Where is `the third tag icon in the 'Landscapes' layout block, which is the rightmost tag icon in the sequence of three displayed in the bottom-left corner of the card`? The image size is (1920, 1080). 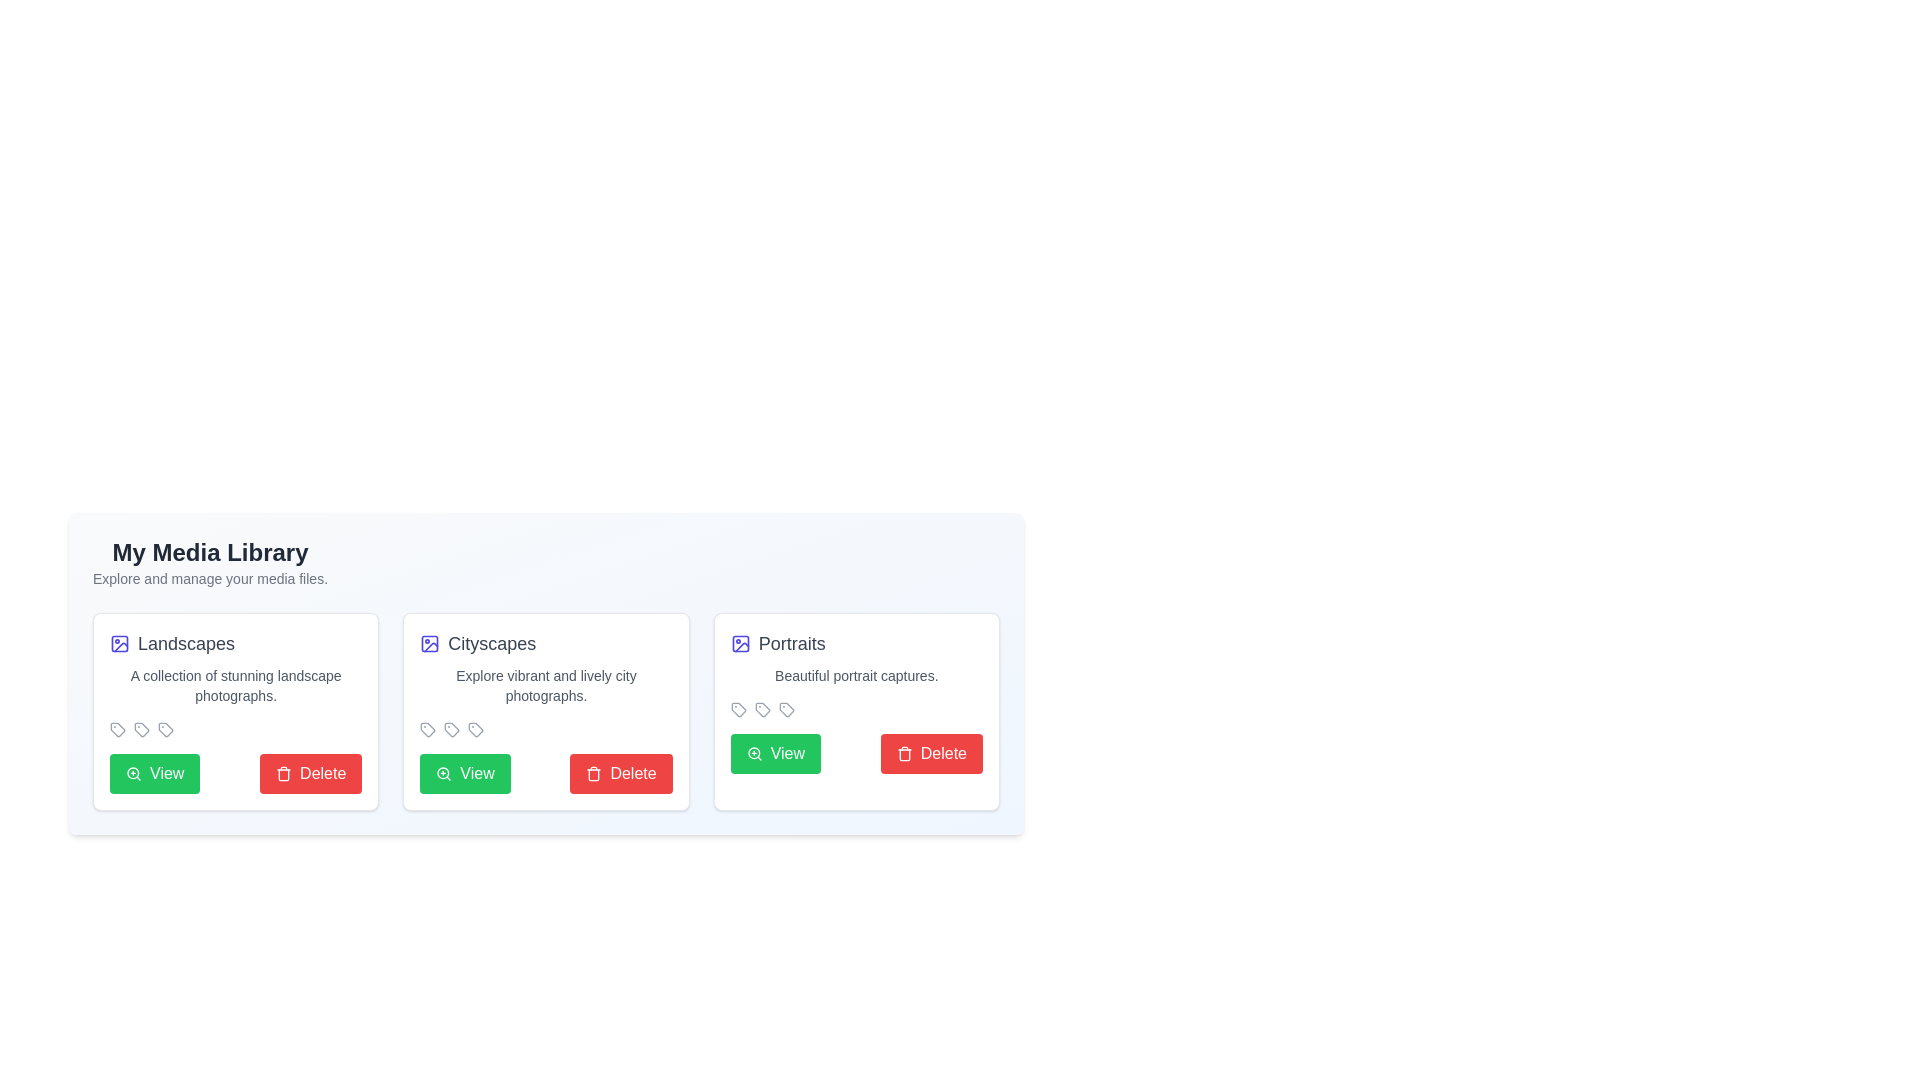
the third tag icon in the 'Landscapes' layout block, which is the rightmost tag icon in the sequence of three displayed in the bottom-left corner of the card is located at coordinates (166, 729).